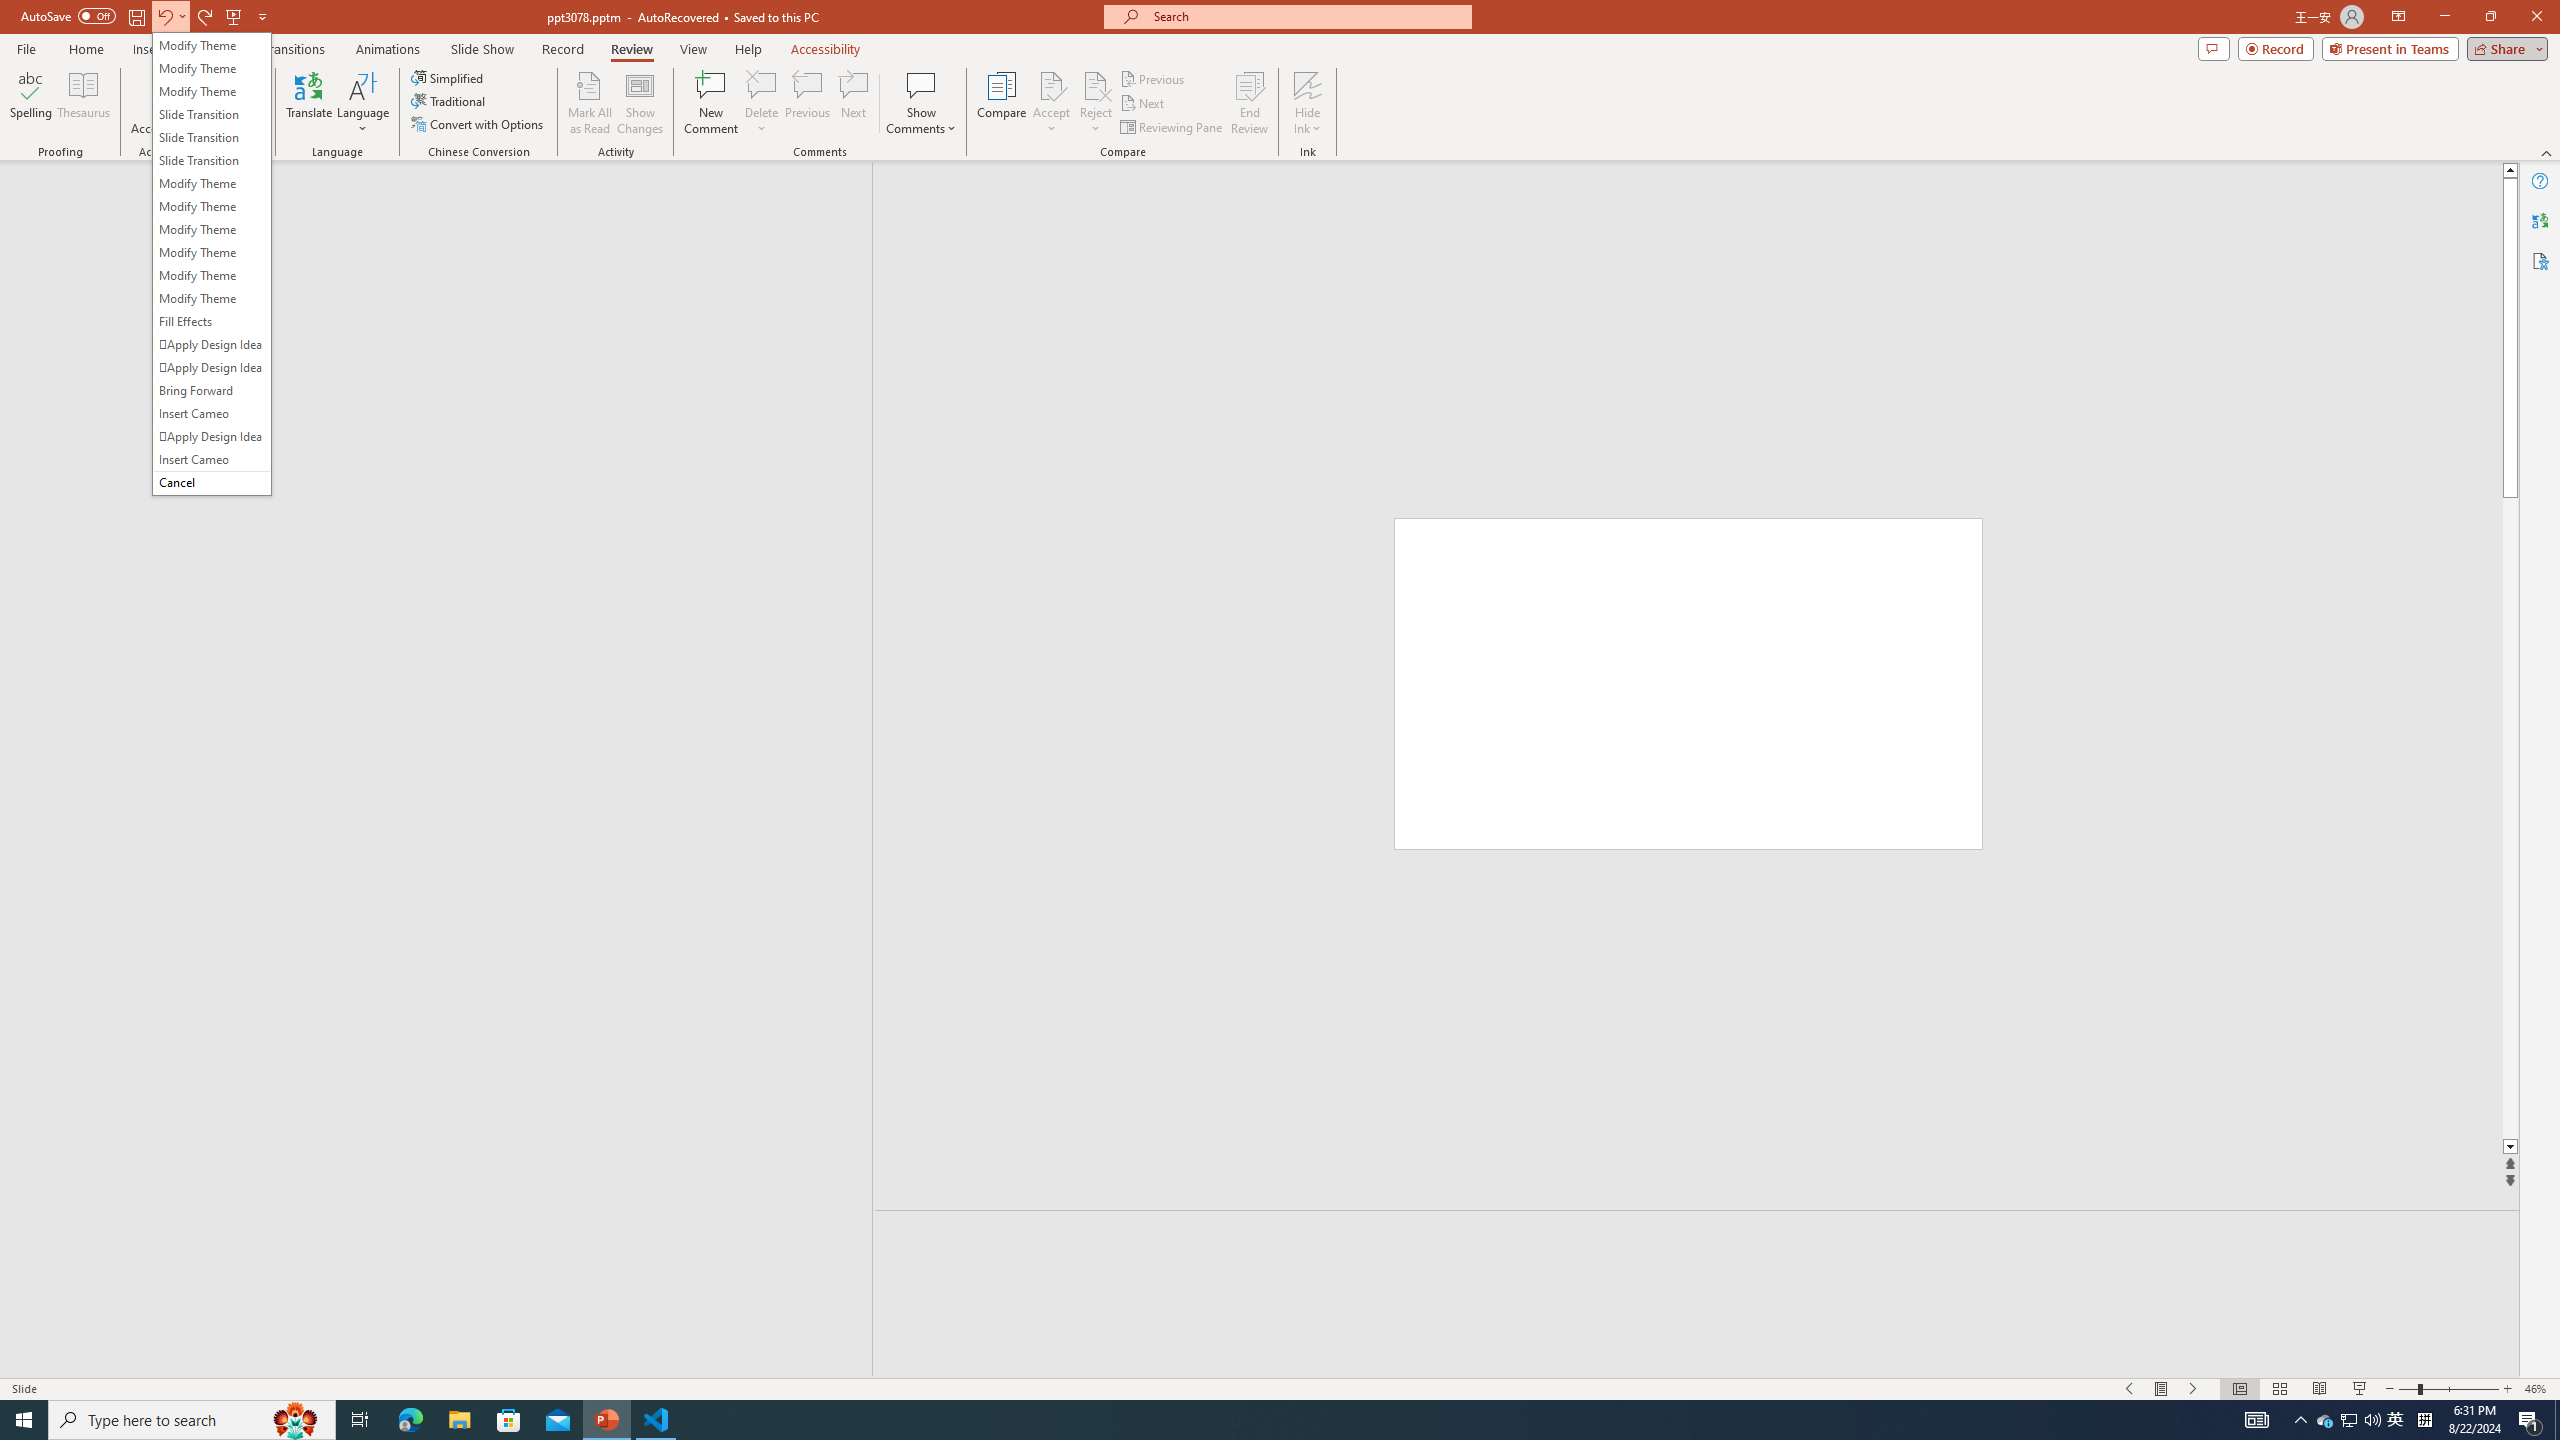 The height and width of the screenshot is (1440, 2560). I want to click on 'Menu On', so click(2160, 1389).